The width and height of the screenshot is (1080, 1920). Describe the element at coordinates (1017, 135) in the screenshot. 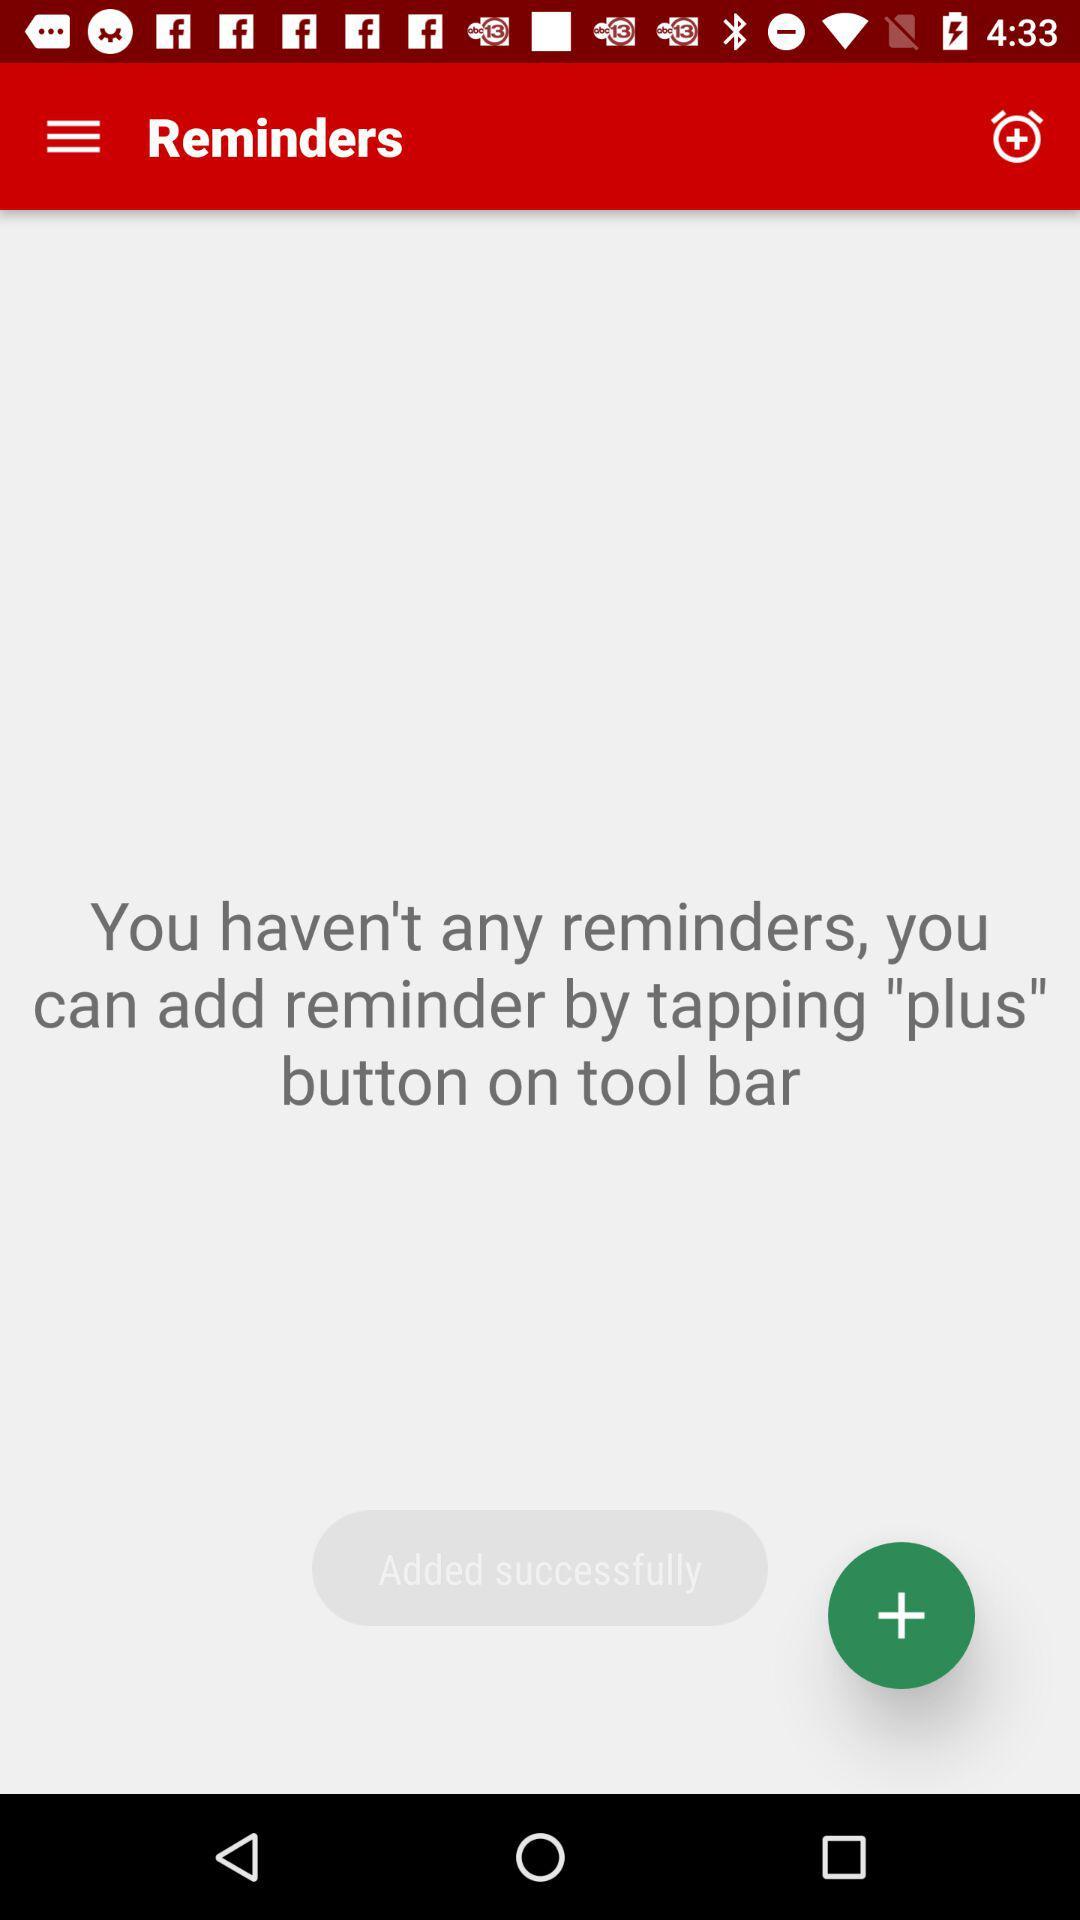

I see `the item at the top right corner` at that location.